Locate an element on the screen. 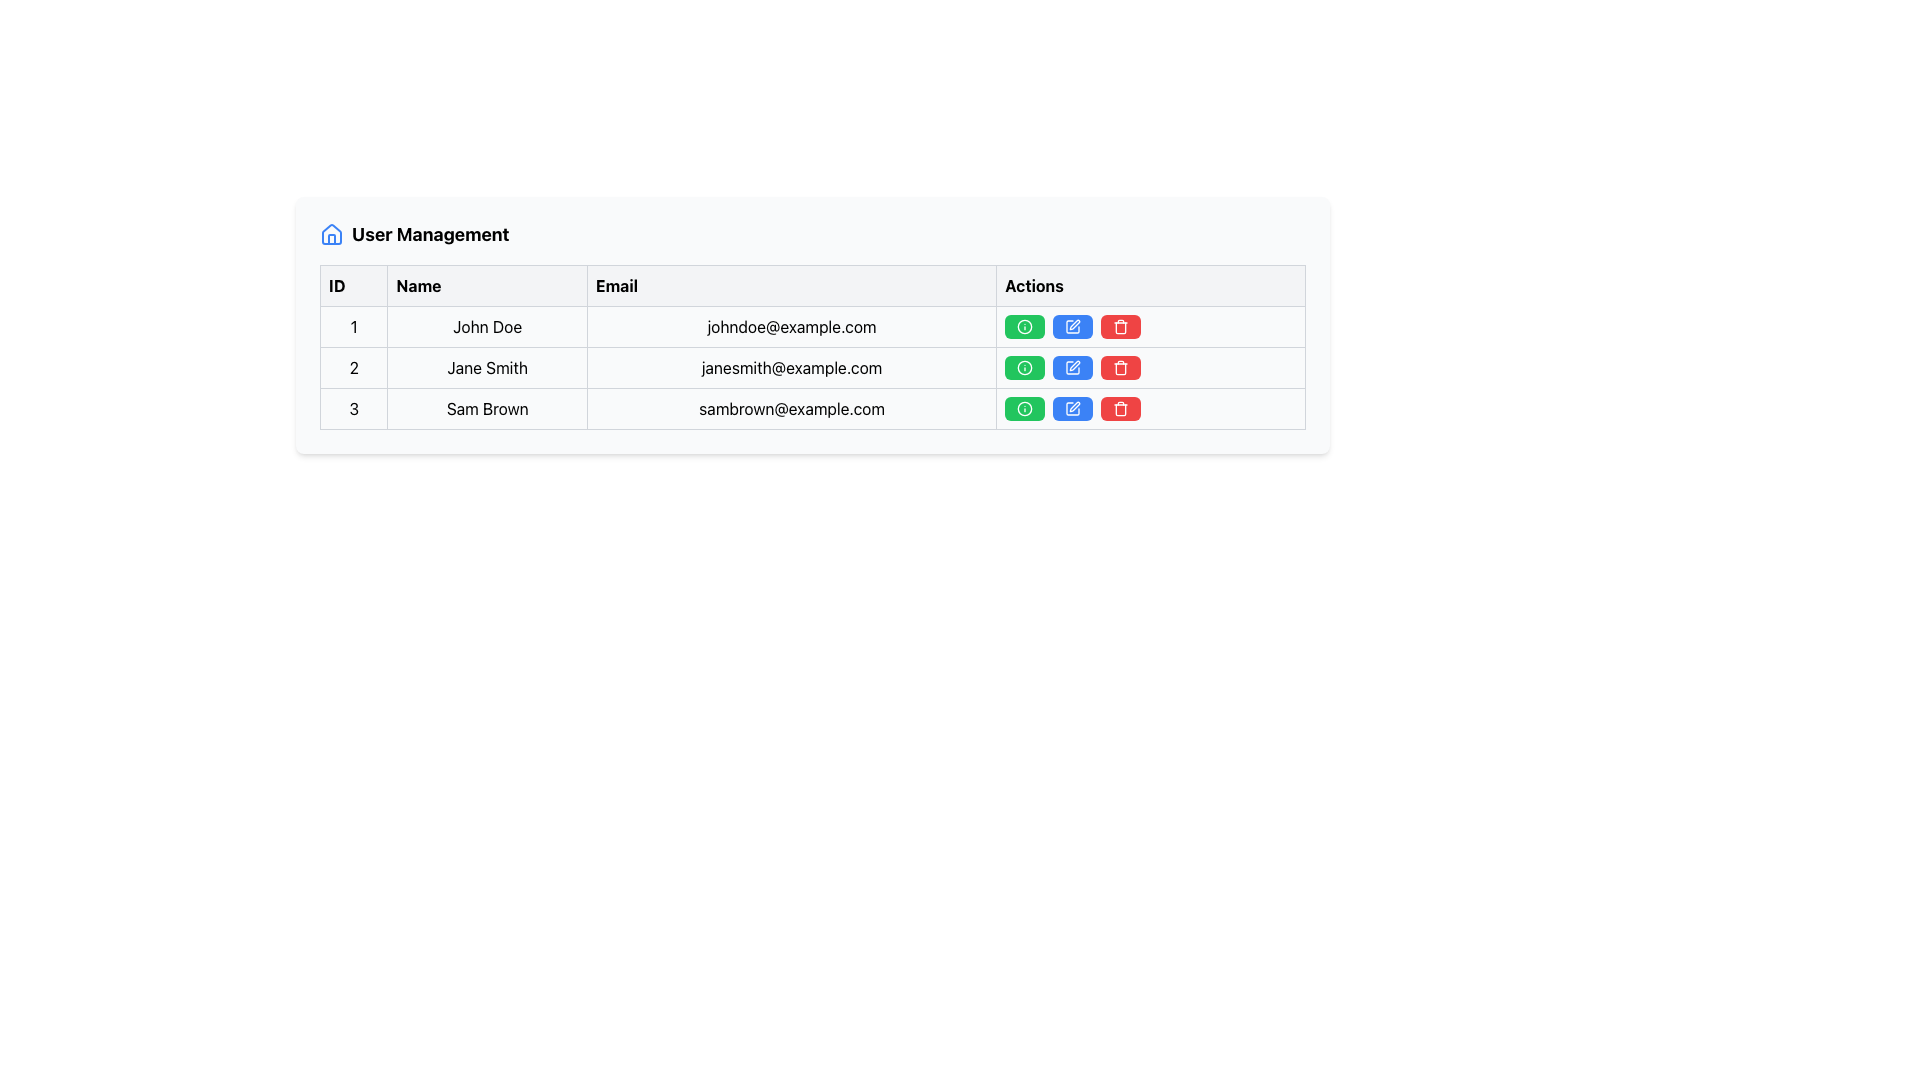 The image size is (1920, 1080). the pen icon within the blue button associated with 'Jane Smith' in the User Management table is located at coordinates (1074, 366).